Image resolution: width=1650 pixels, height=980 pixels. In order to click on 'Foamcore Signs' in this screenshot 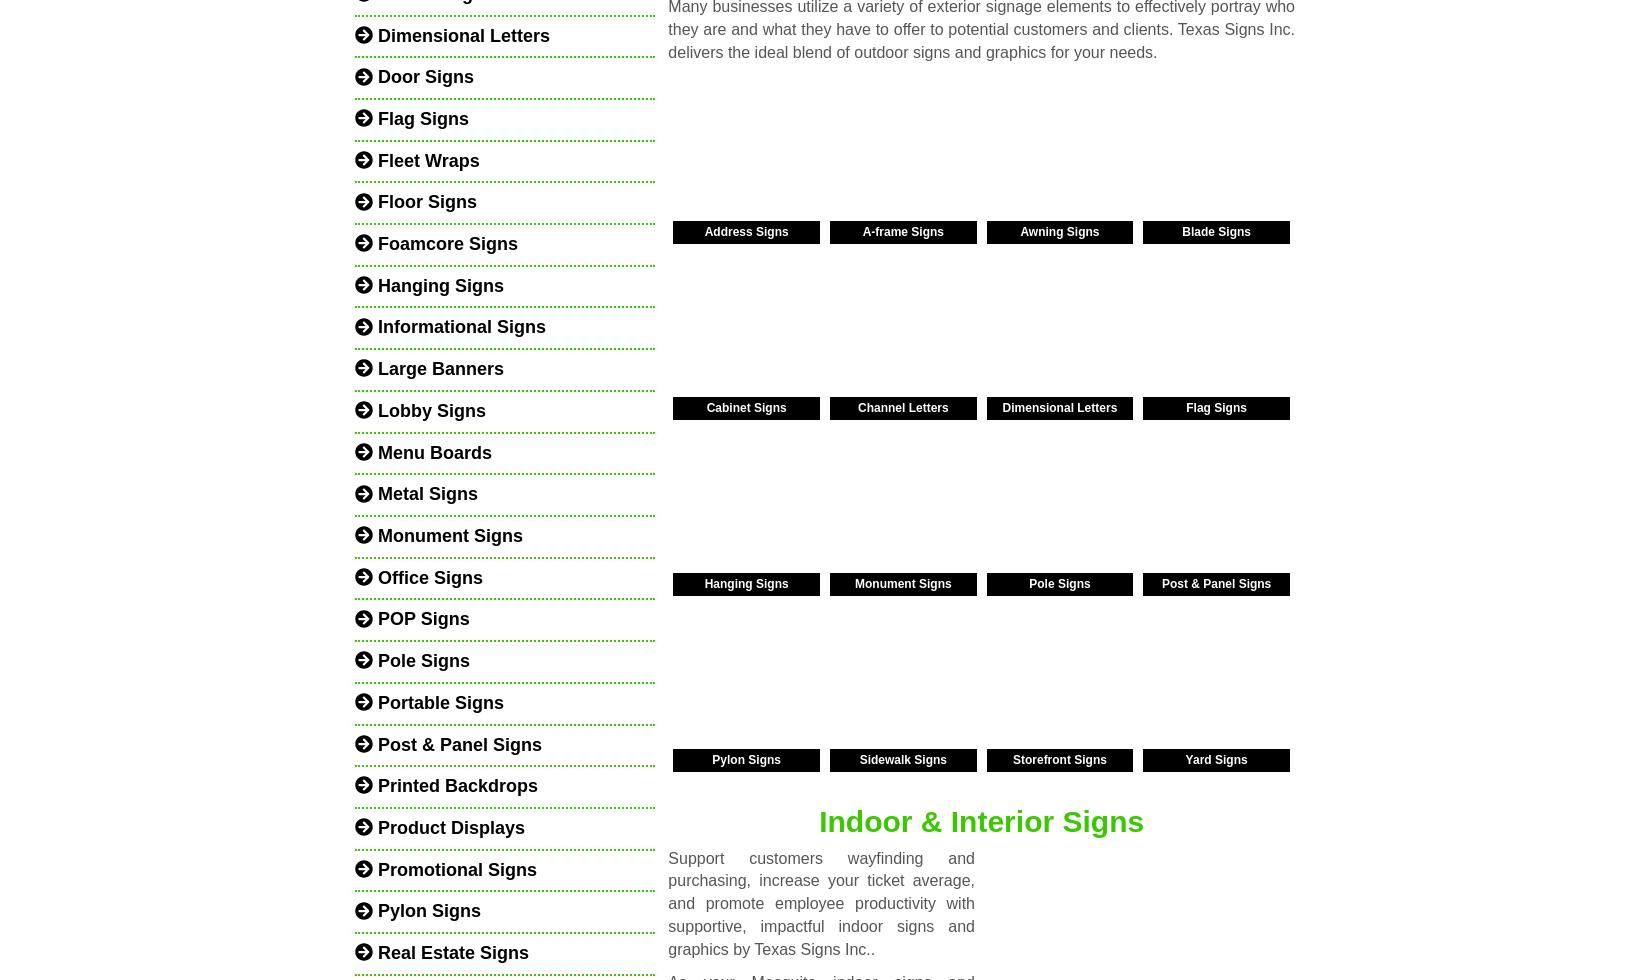, I will do `click(444, 244)`.